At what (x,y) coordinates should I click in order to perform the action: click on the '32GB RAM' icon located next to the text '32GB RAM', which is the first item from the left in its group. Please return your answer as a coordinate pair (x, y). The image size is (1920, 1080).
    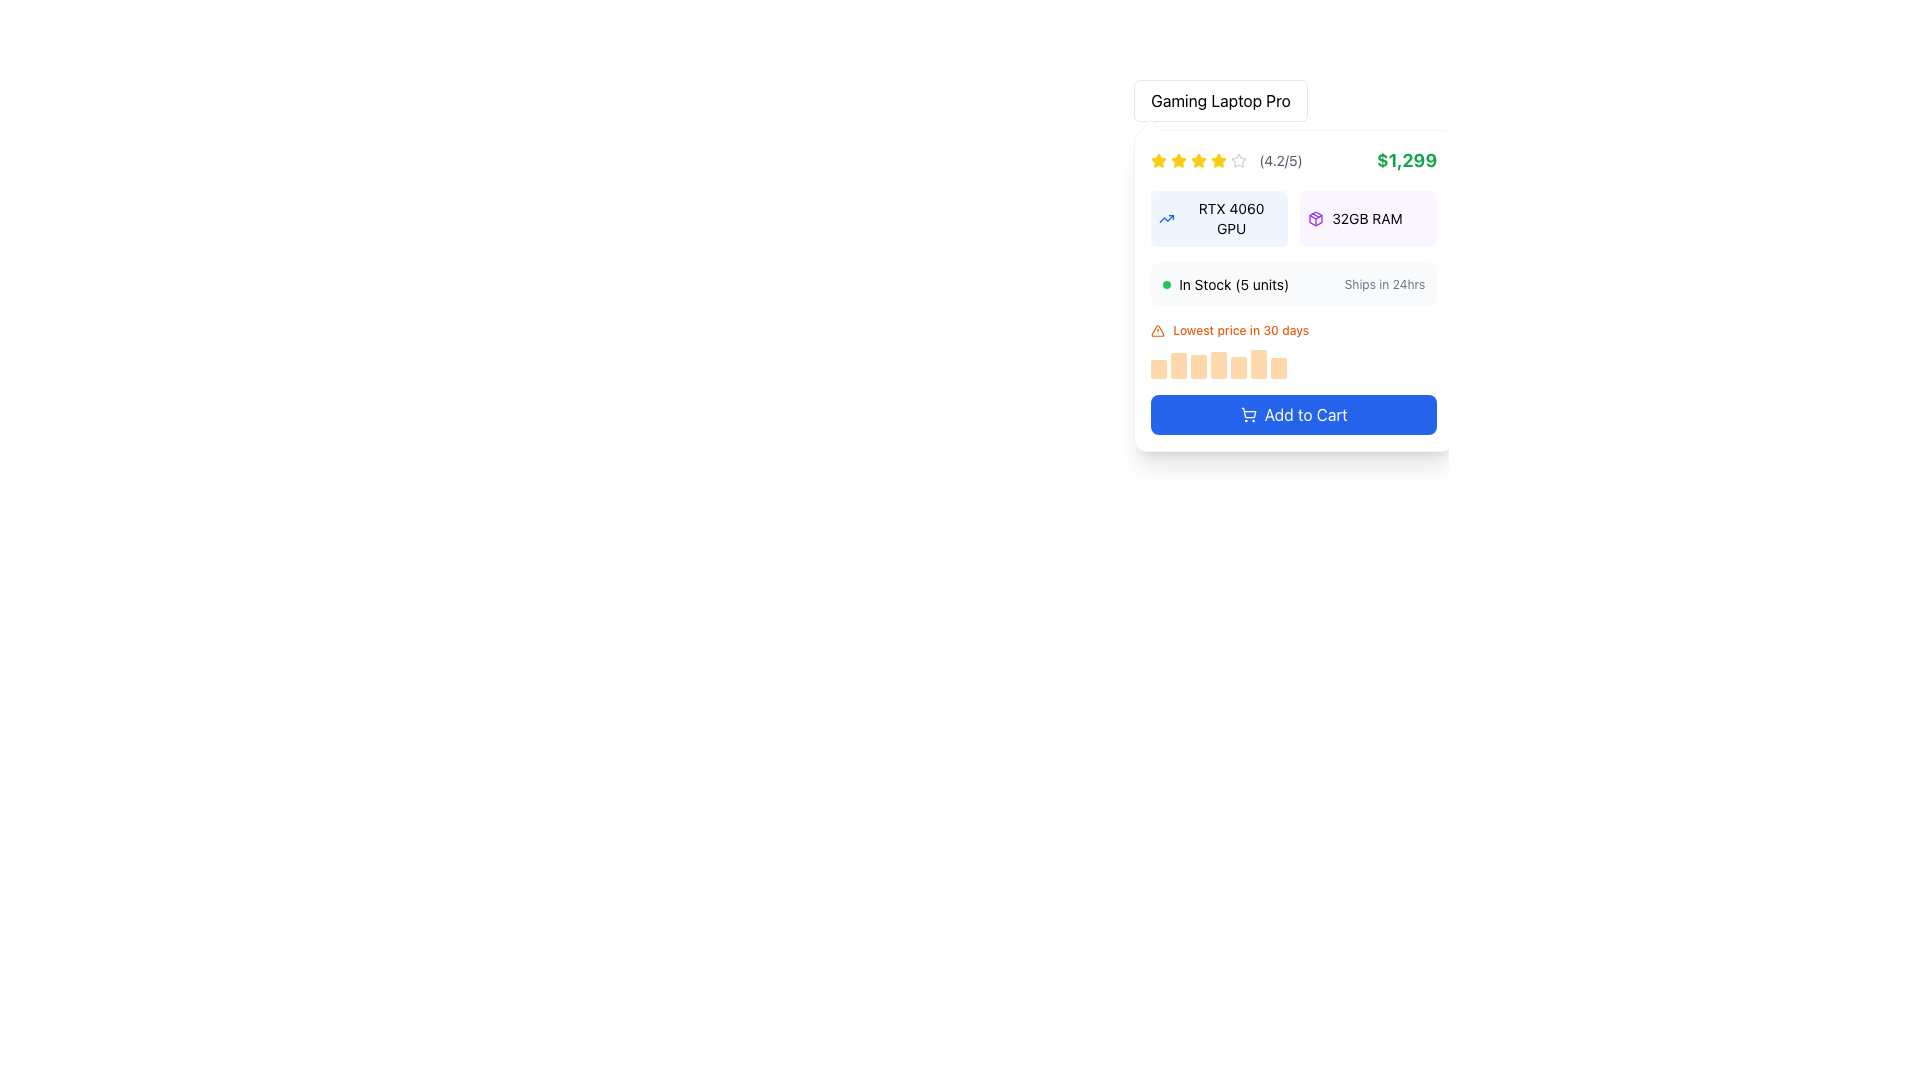
    Looking at the image, I should click on (1316, 219).